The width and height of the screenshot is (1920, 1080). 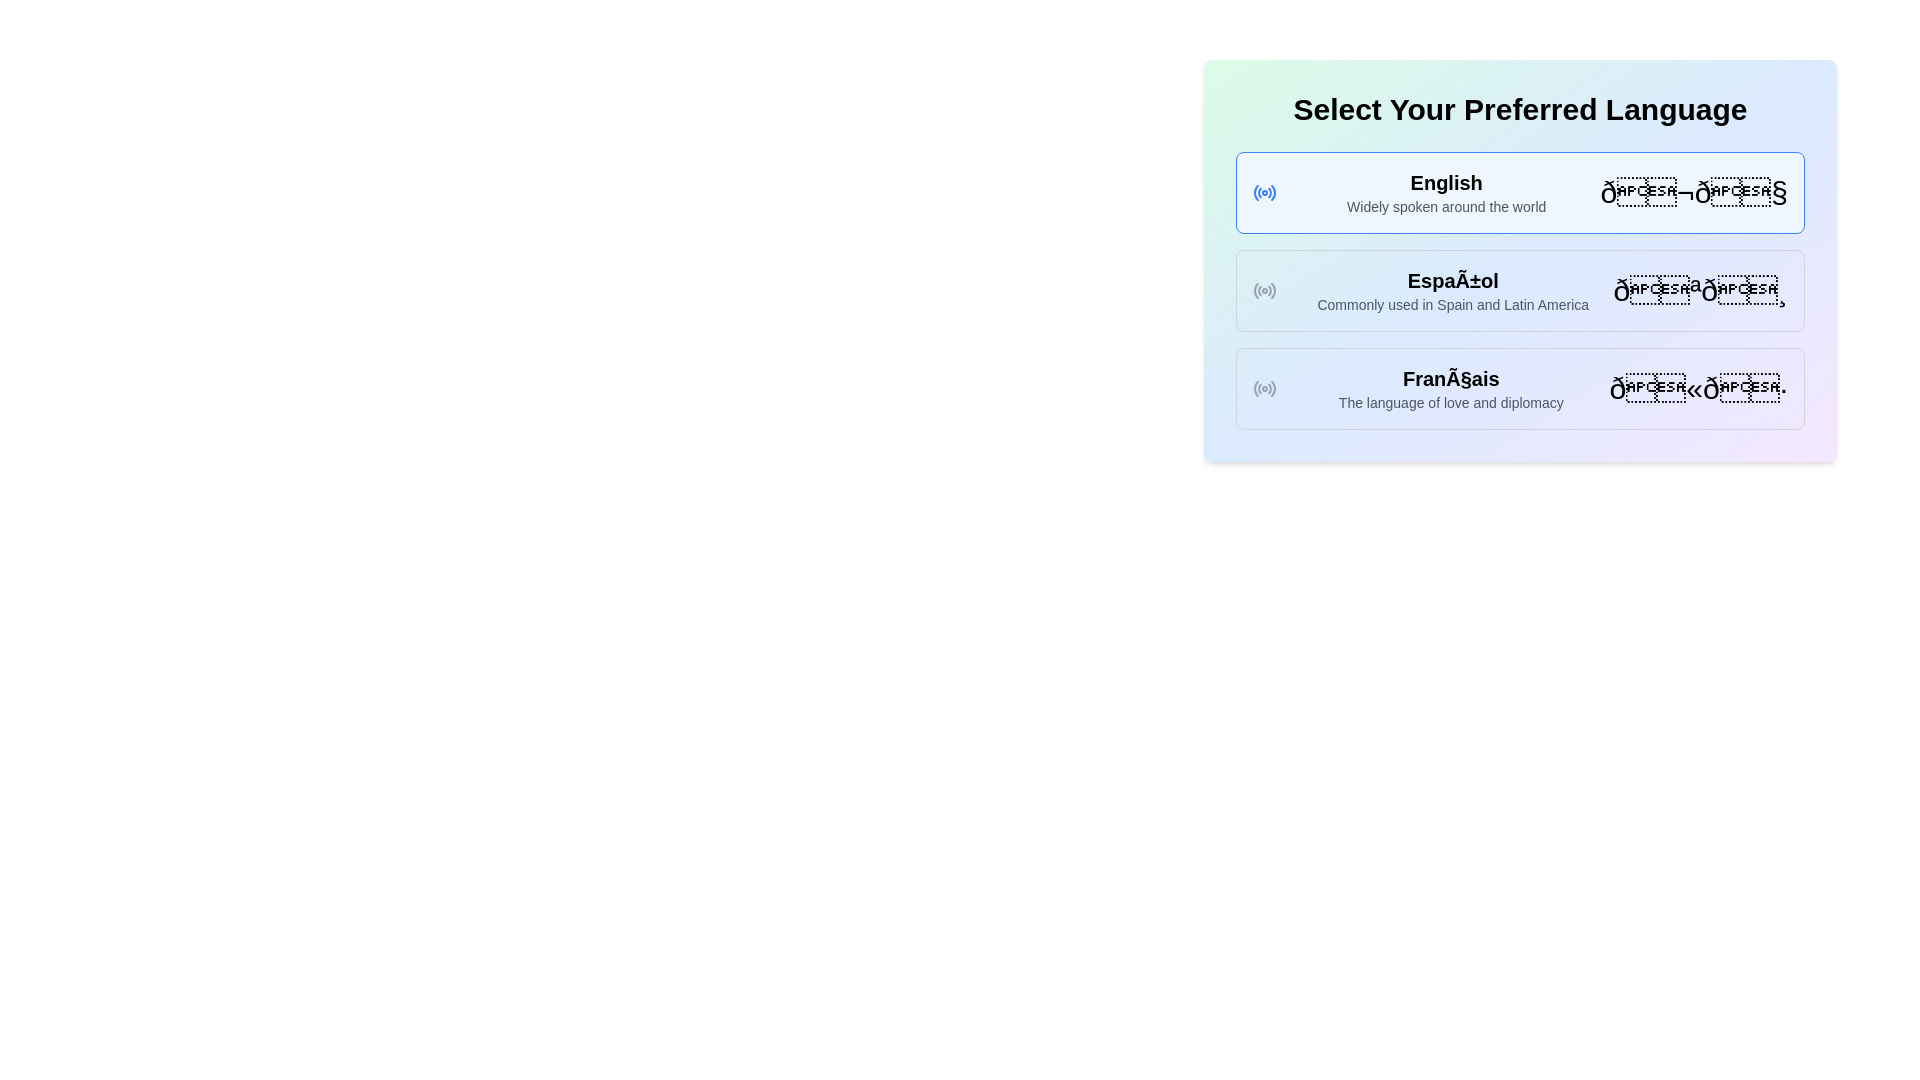 I want to click on the static text element that provides descriptive information about the English language, located immediately below the title 'English' in the vertical list of language options, so click(x=1446, y=207).